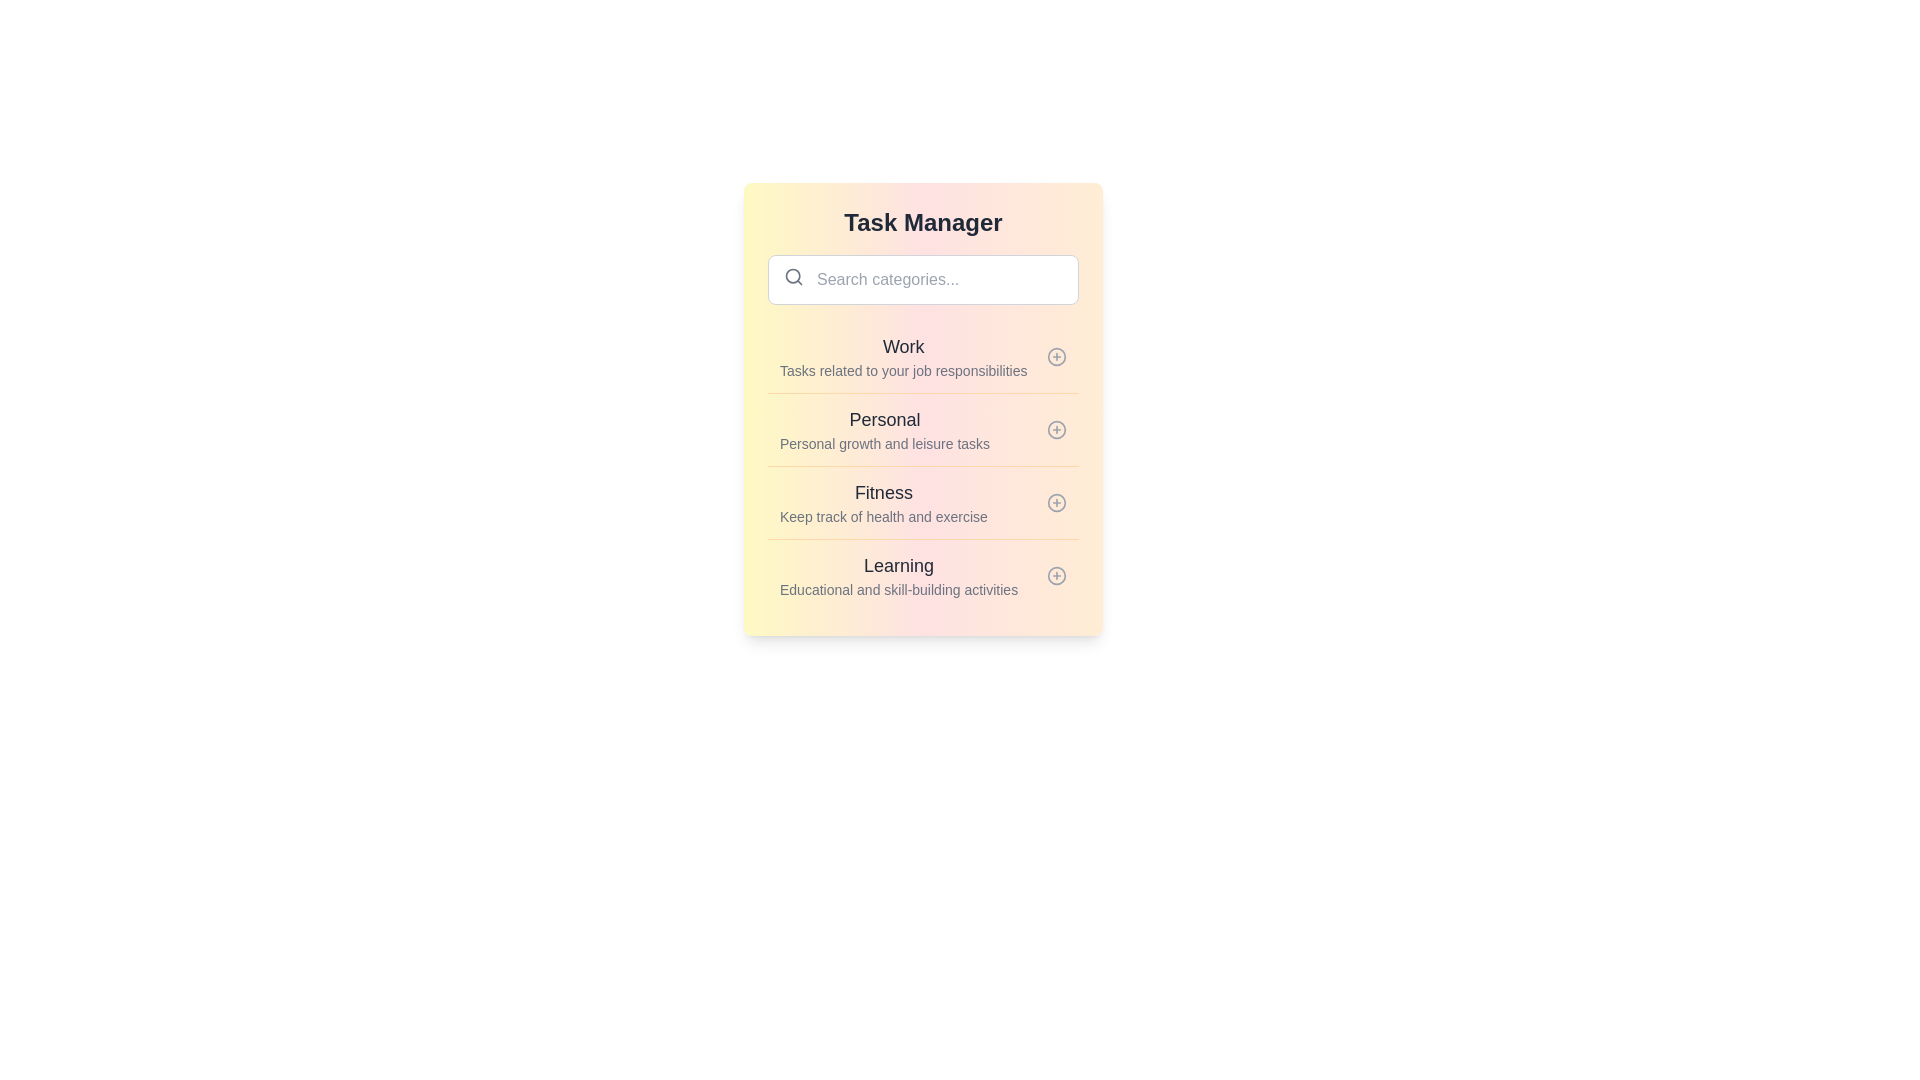 This screenshot has height=1080, width=1920. I want to click on the action trigger button icon located on the right-hand side of the 'Learning' section, near the text 'Educational and skill-building activities', so click(1055, 575).